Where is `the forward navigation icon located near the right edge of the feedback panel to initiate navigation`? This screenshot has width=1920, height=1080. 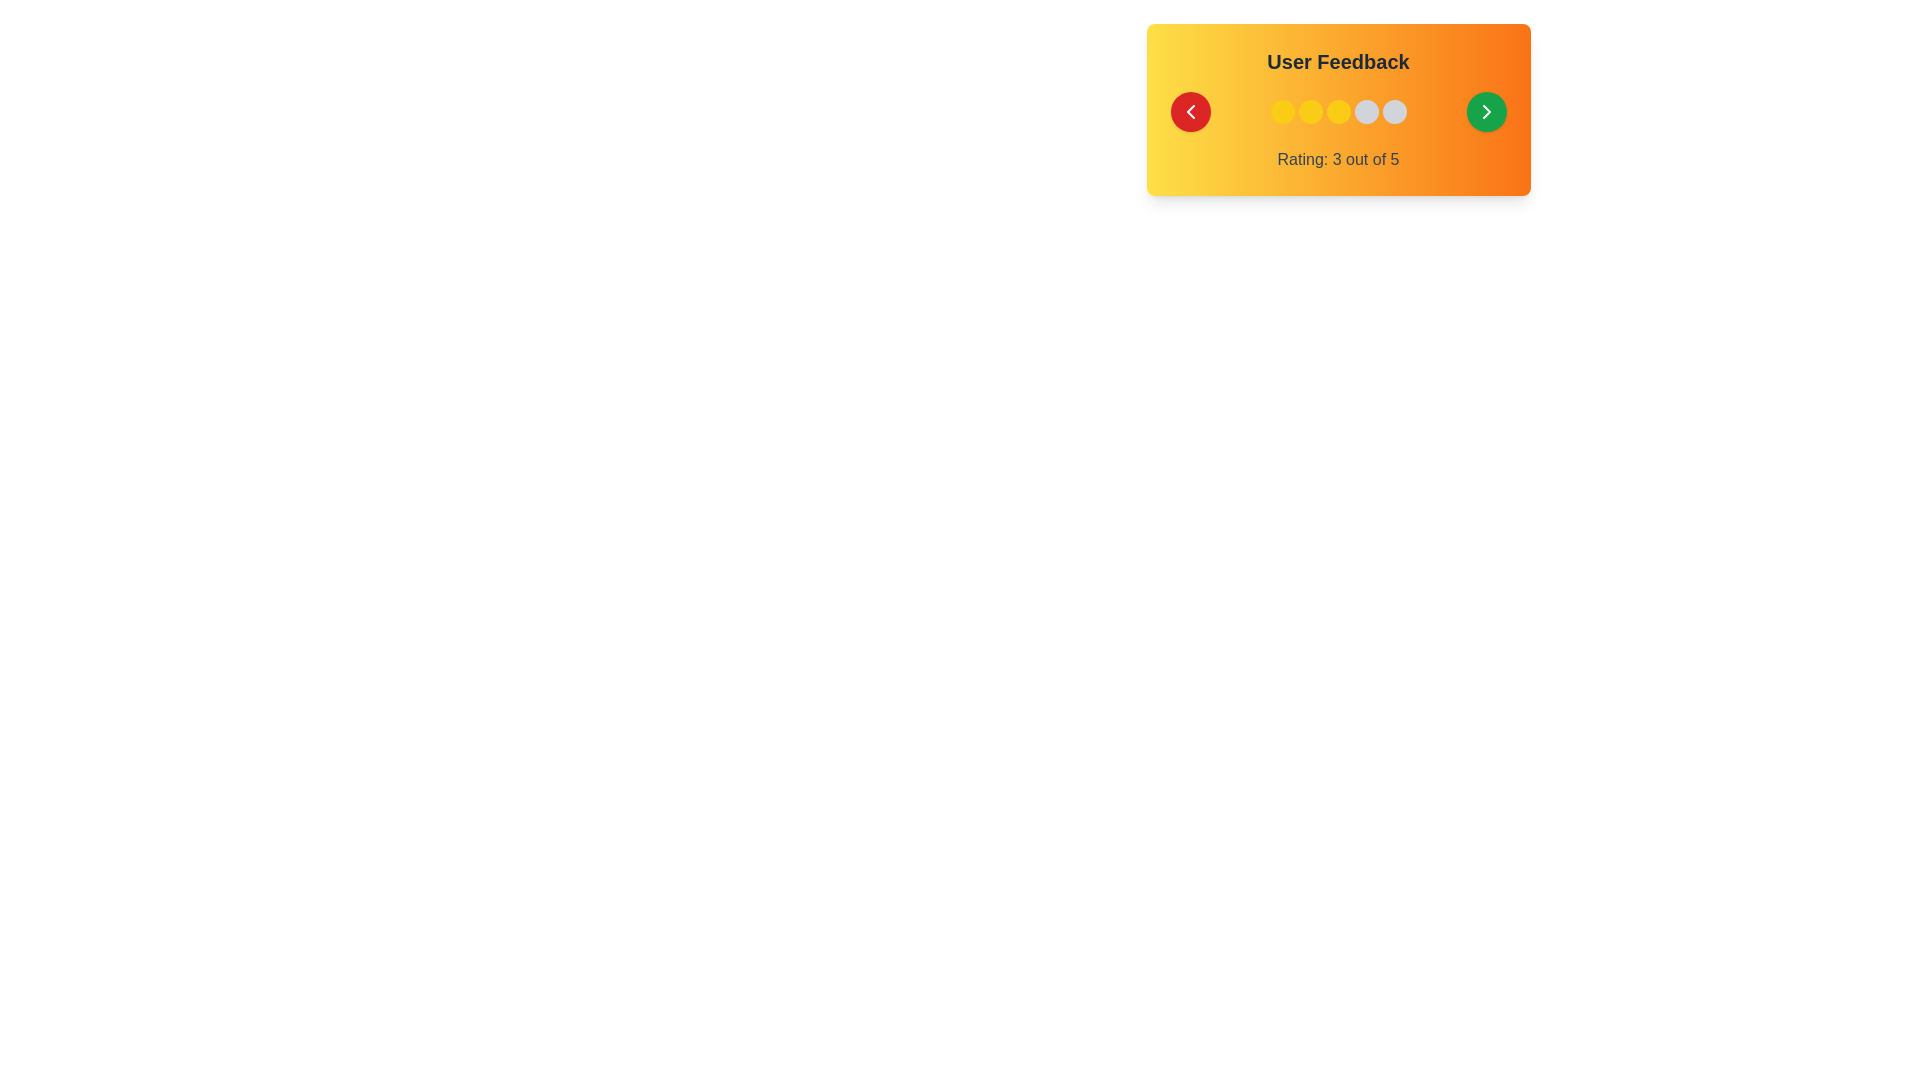 the forward navigation icon located near the right edge of the feedback panel to initiate navigation is located at coordinates (1486, 111).